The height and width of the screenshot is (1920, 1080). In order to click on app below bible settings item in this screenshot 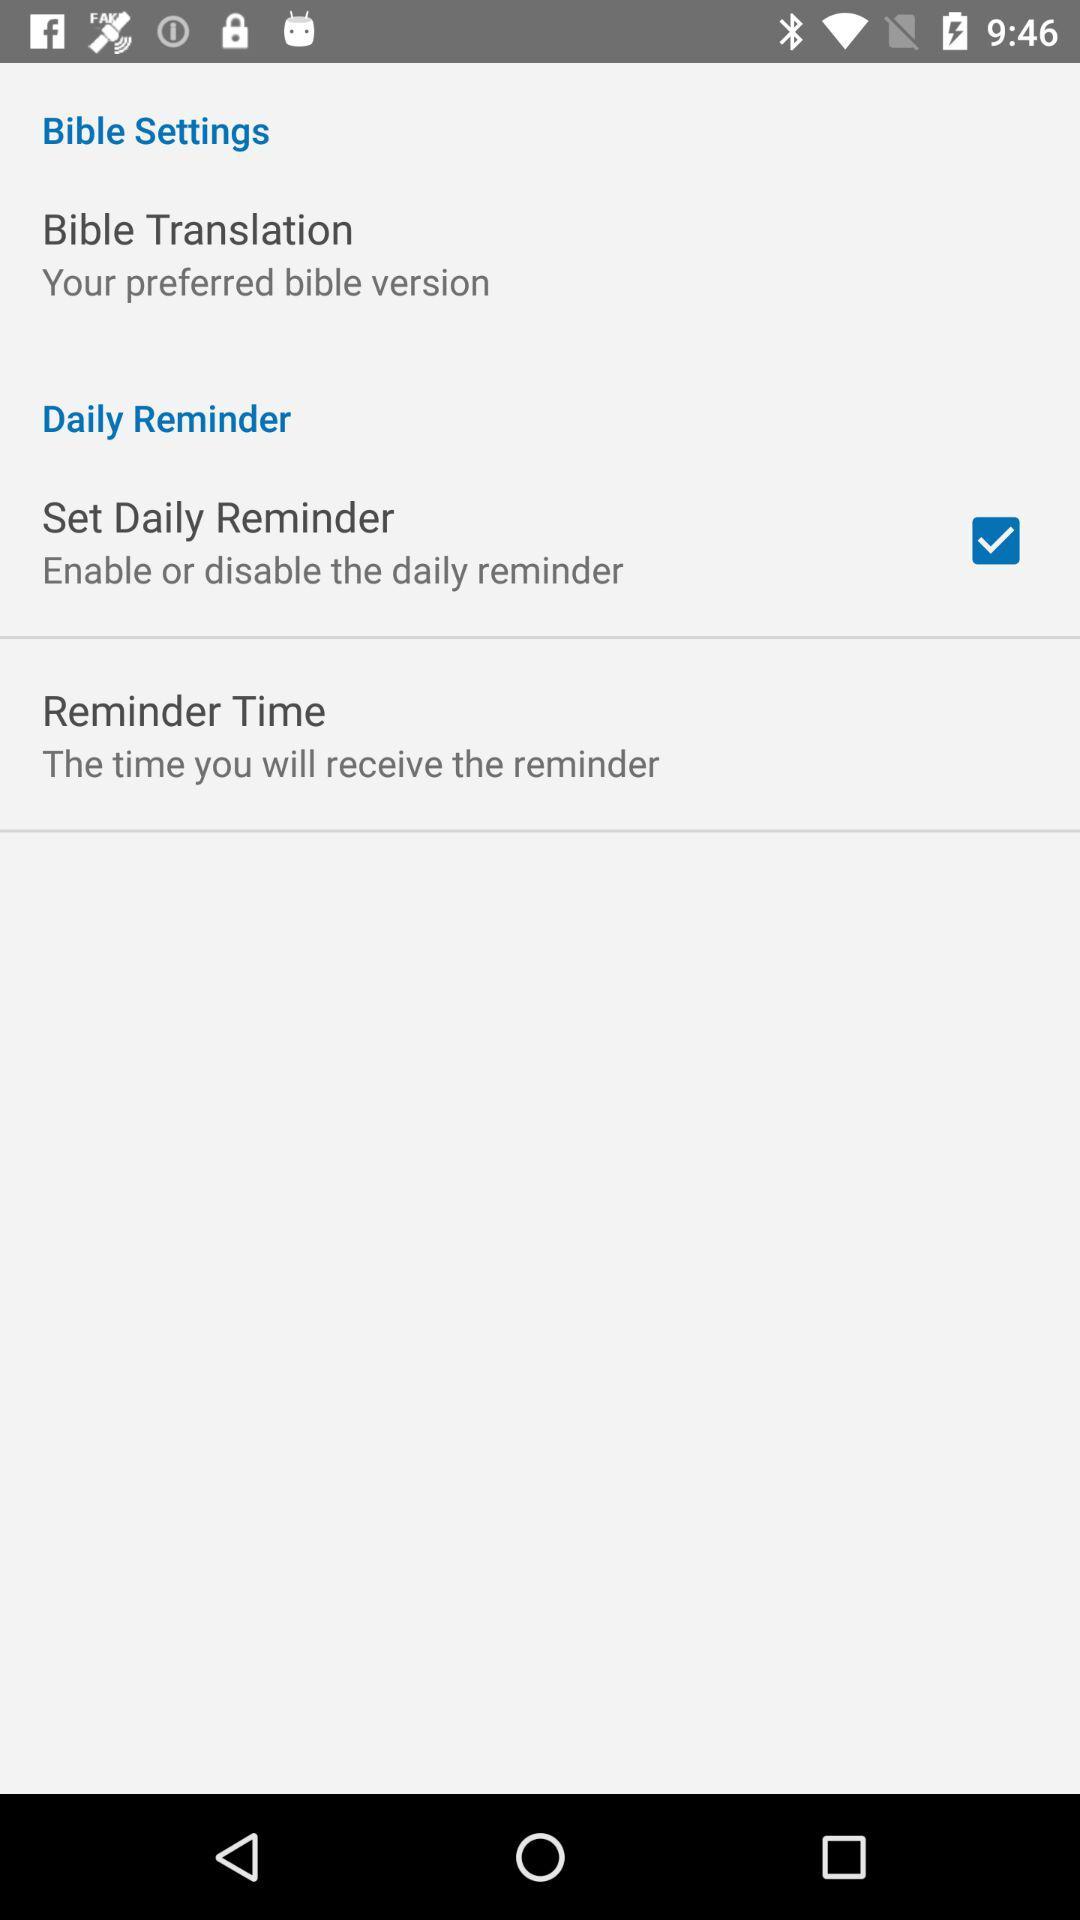, I will do `click(197, 228)`.